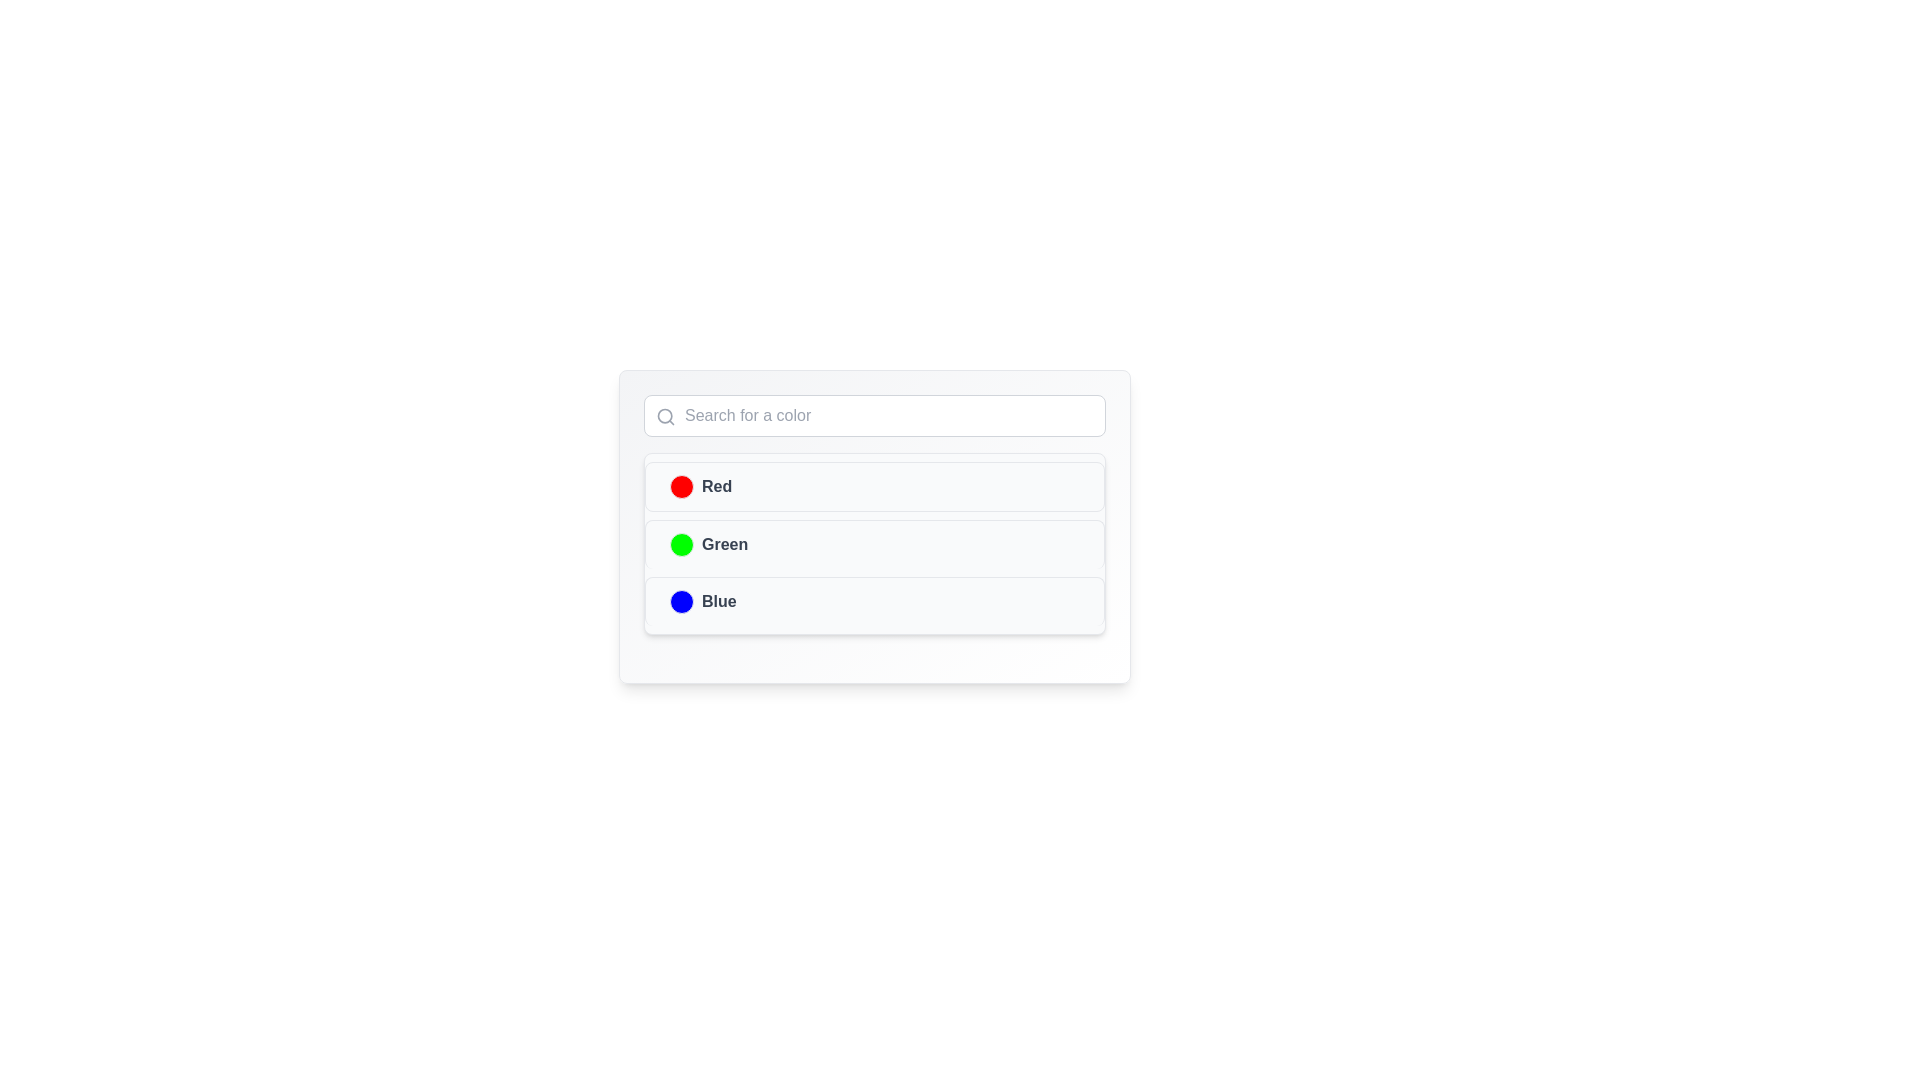 This screenshot has height=1080, width=1920. I want to click on the text label 'Blue', so click(719, 600).